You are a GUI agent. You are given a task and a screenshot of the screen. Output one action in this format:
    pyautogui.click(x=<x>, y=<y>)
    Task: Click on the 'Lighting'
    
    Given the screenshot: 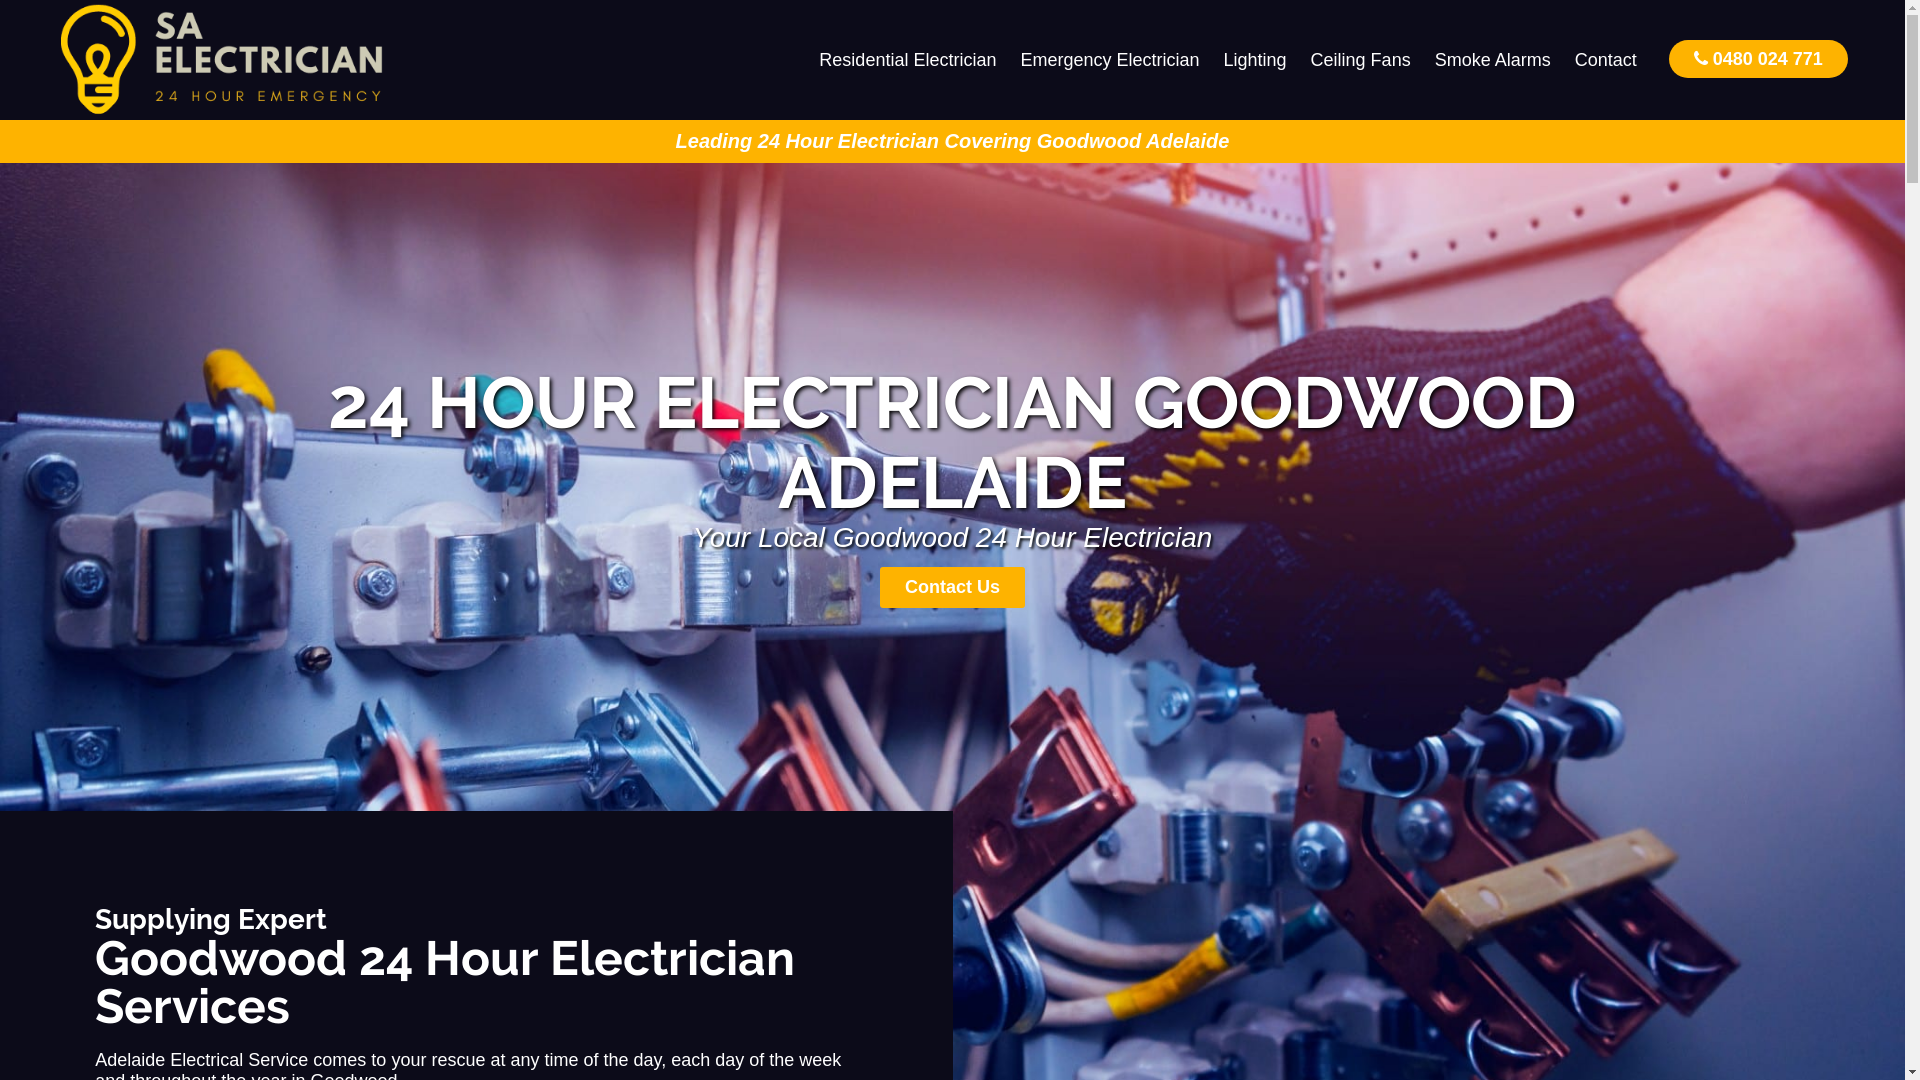 What is the action you would take?
    pyautogui.click(x=1254, y=59)
    